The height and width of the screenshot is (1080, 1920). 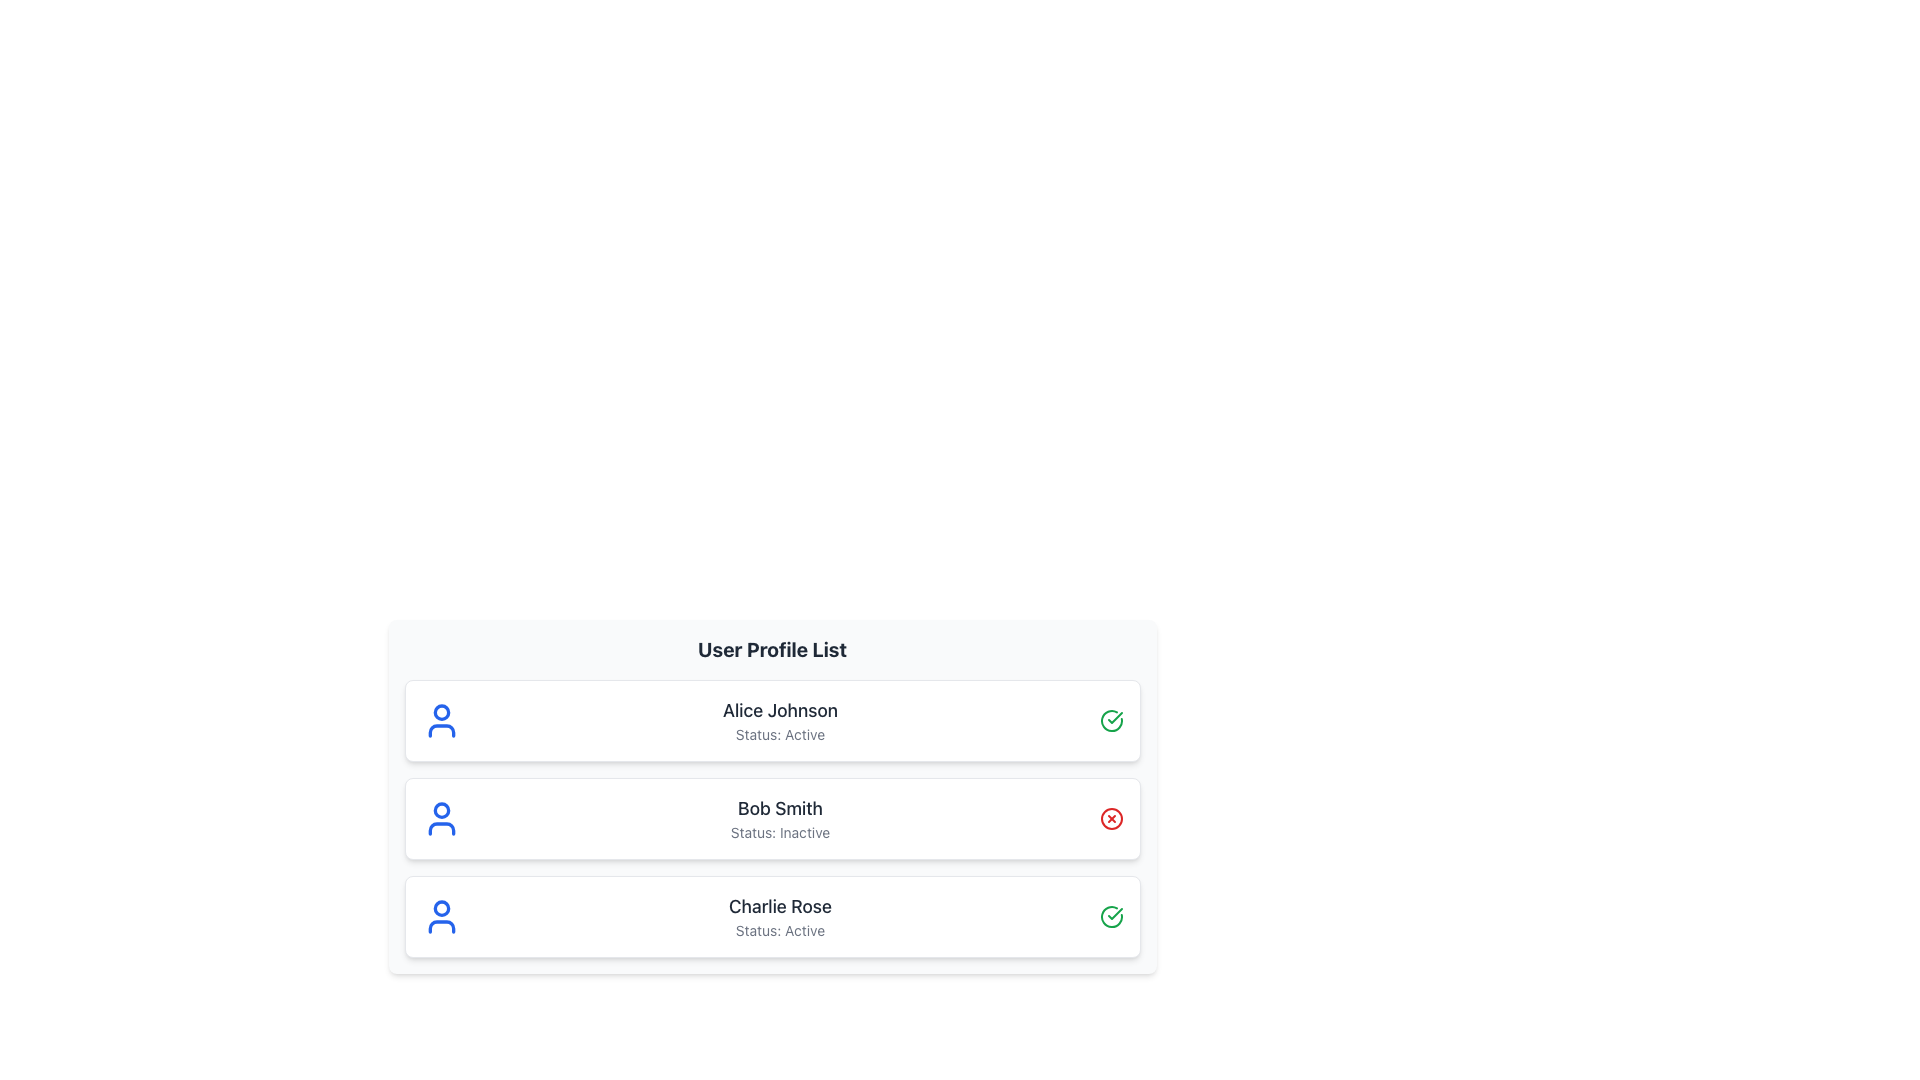 I want to click on the static text element displaying 'Charlie Rose' which is styled in dark gray and located in the first position of its user profile row, so click(x=779, y=906).